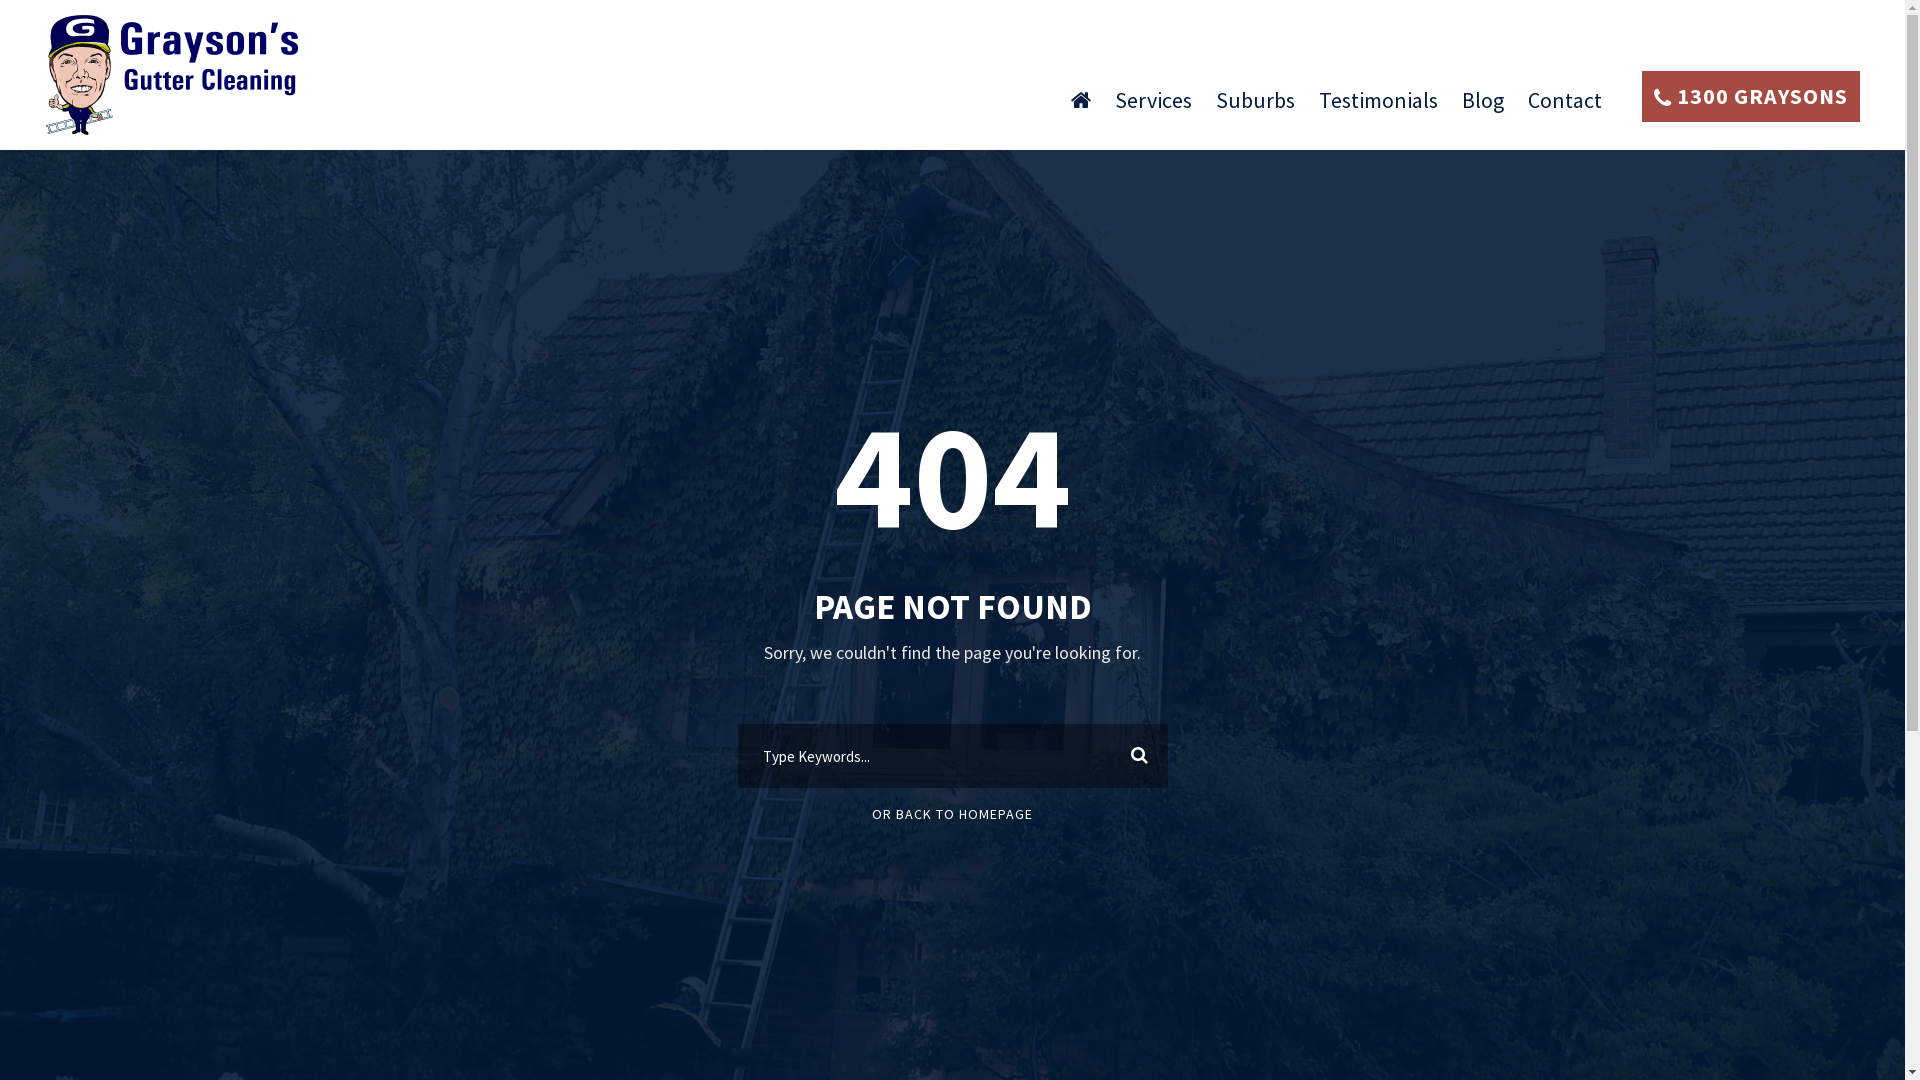  I want to click on 'Services', so click(1153, 108).